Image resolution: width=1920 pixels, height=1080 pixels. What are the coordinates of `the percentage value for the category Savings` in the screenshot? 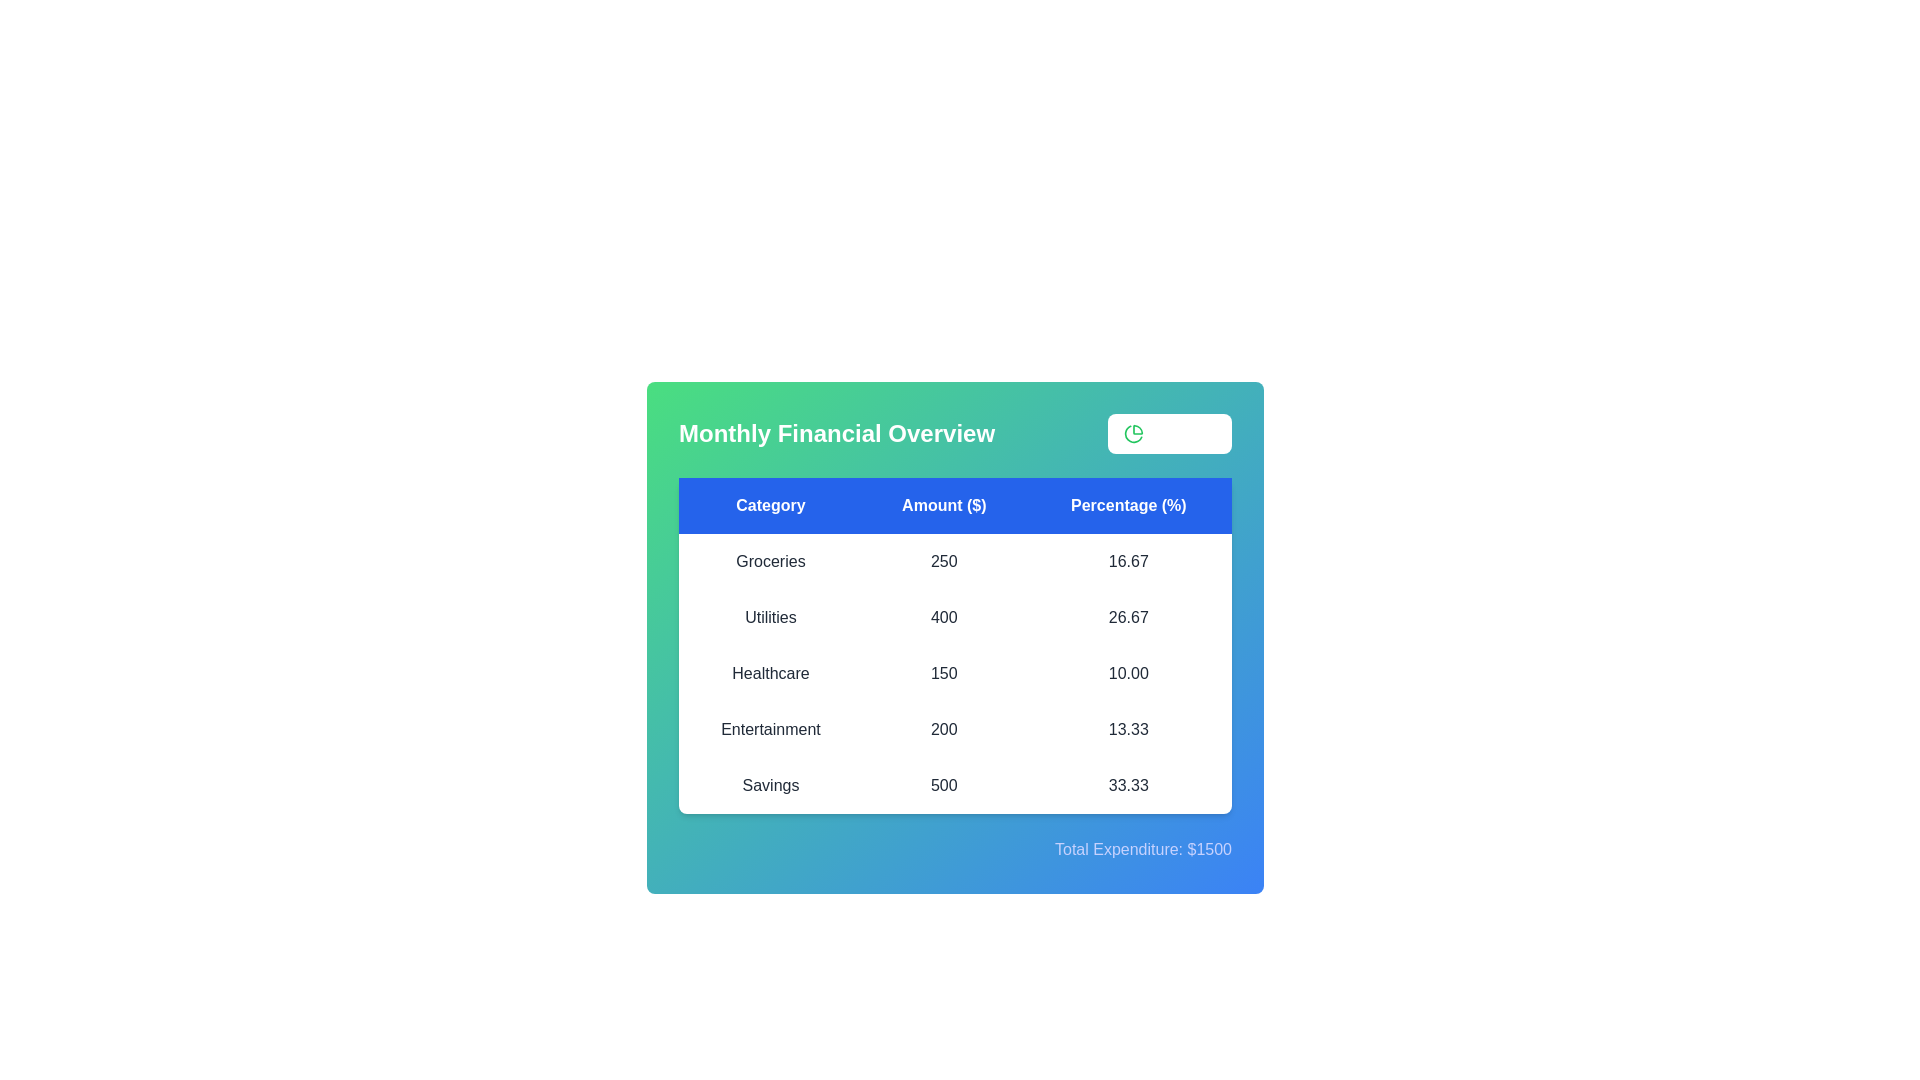 It's located at (1128, 785).